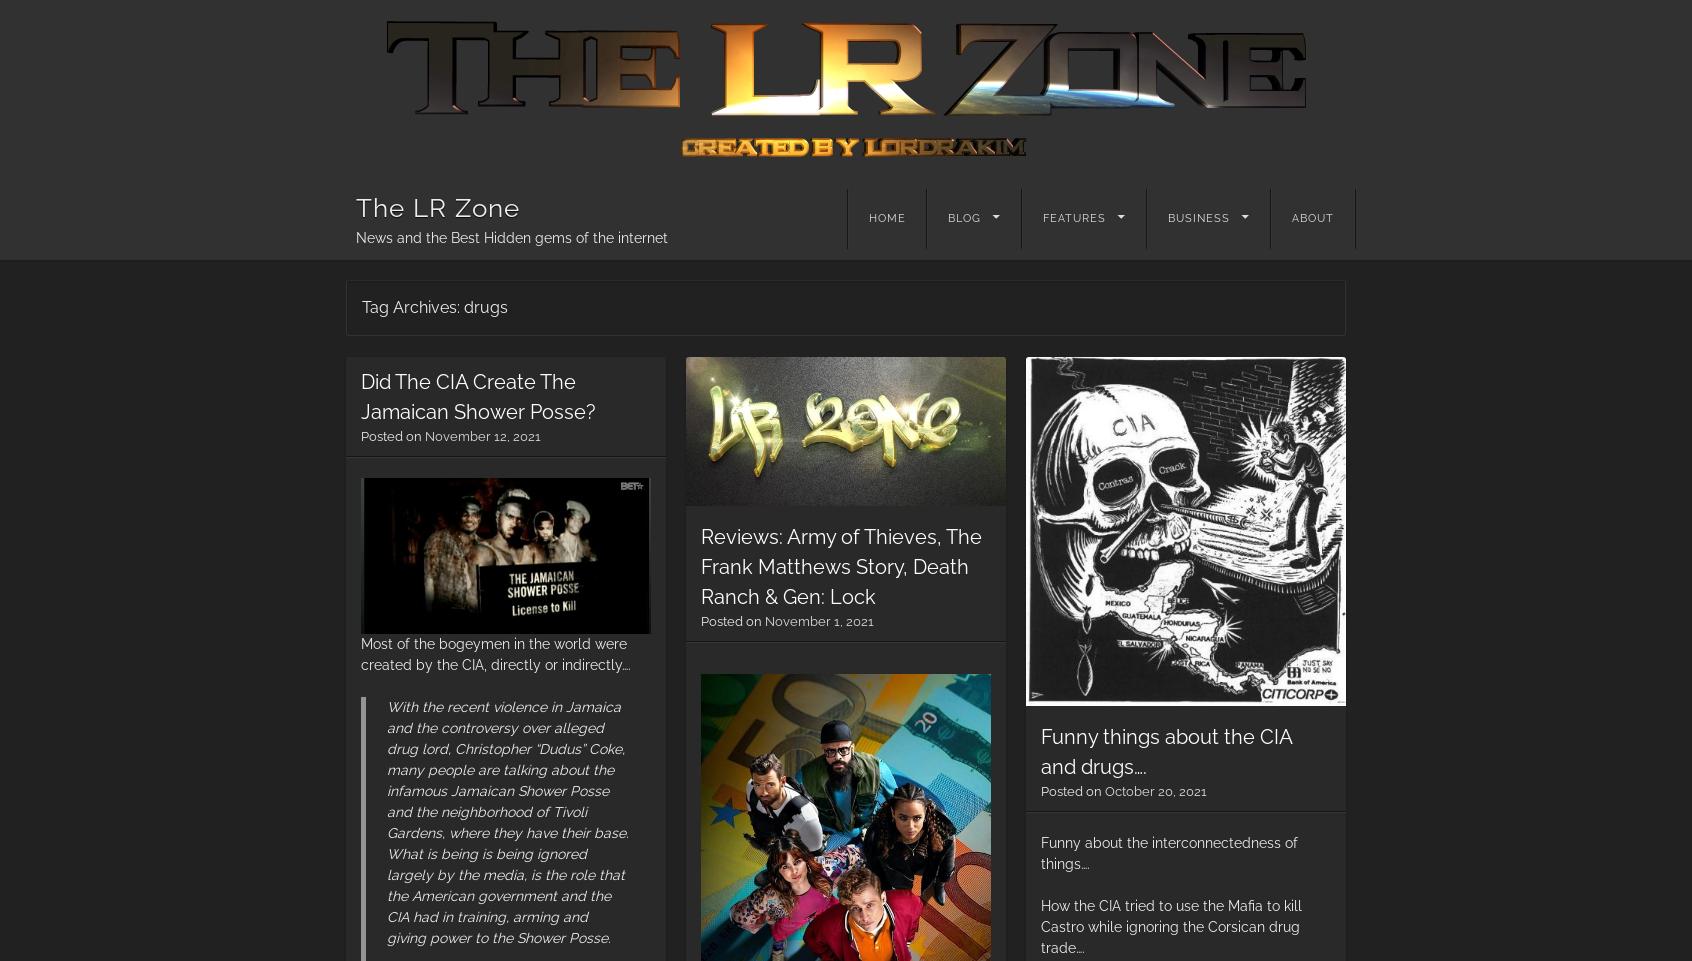  What do you see at coordinates (477, 396) in the screenshot?
I see `'Did The CIA Create The Jamaican Shower Posse?'` at bounding box center [477, 396].